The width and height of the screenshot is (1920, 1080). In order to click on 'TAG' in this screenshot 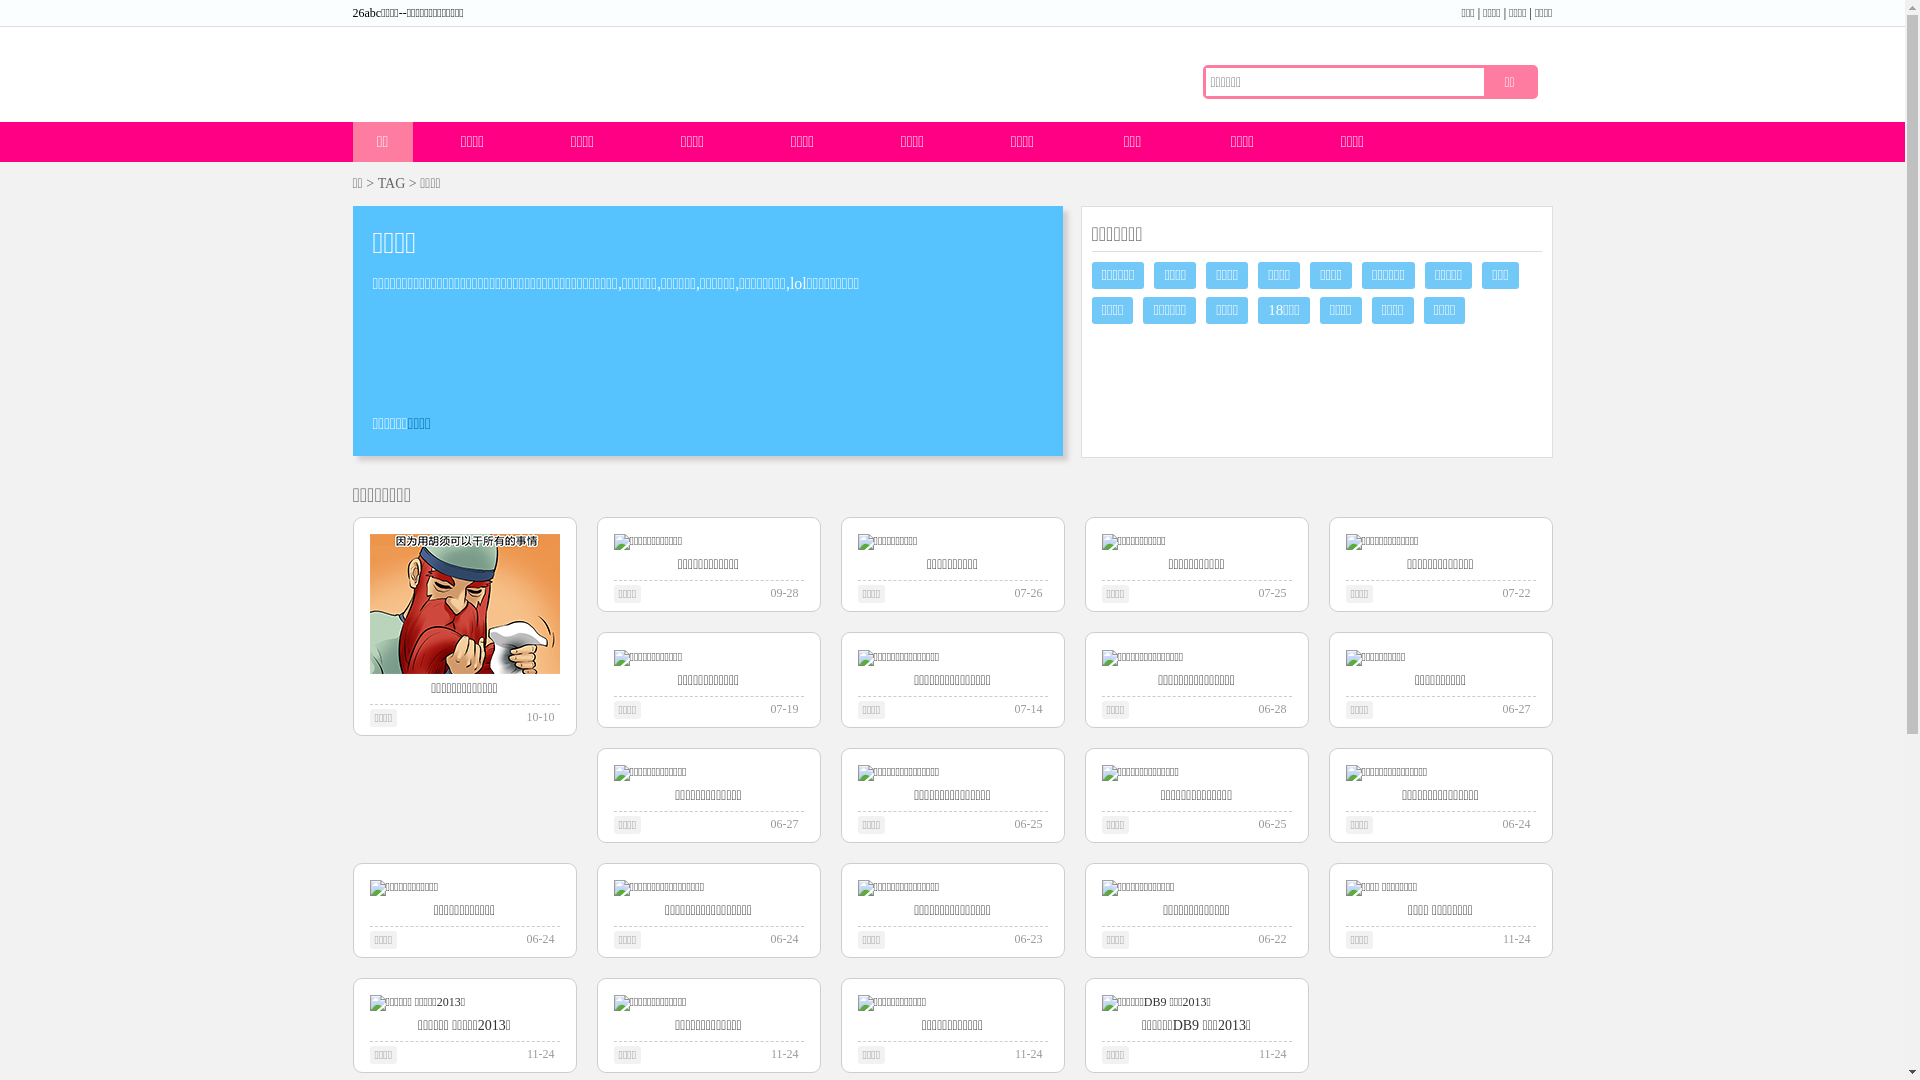, I will do `click(392, 183)`.